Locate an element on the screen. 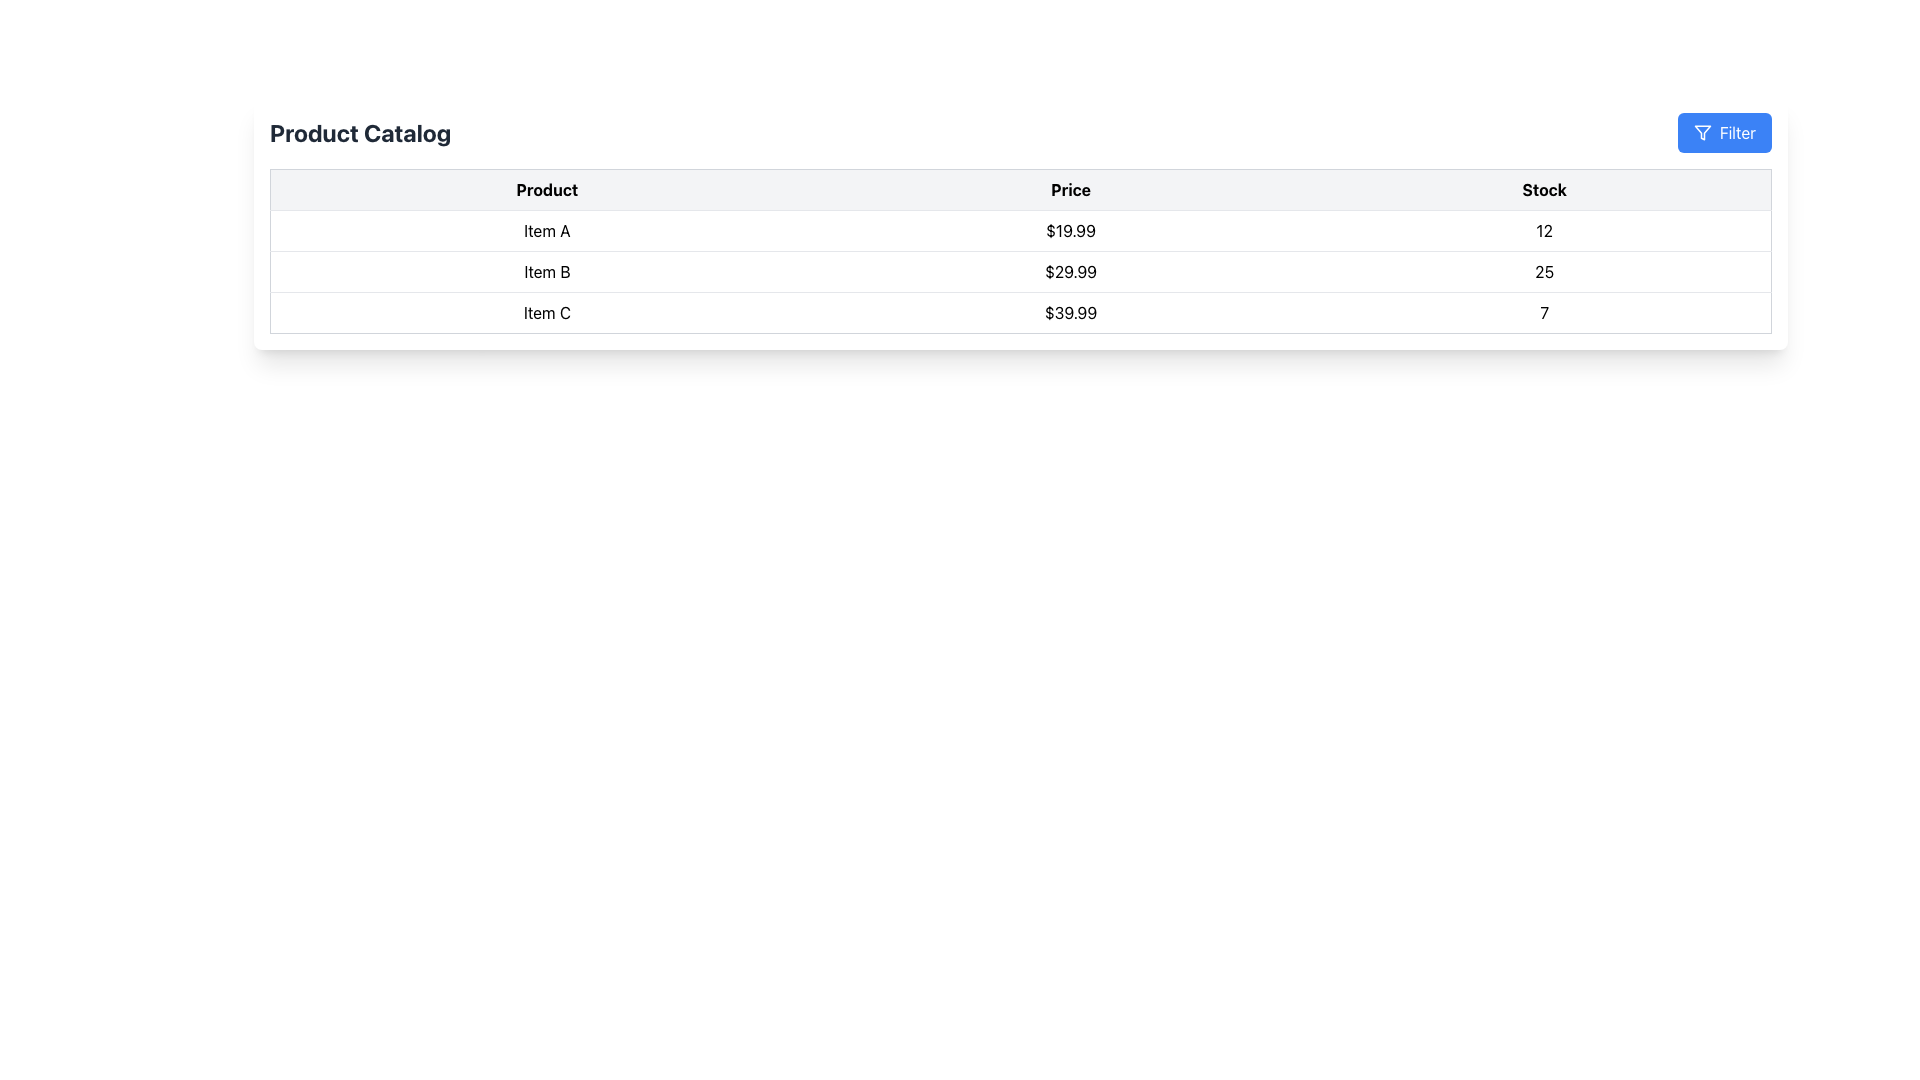 The width and height of the screenshot is (1920, 1080). the 'Filter' button, which is a rectangular button with a rounded blue background and white text, located on the far right of the menu bar next to 'Product Catalog' is located at coordinates (1723, 132).